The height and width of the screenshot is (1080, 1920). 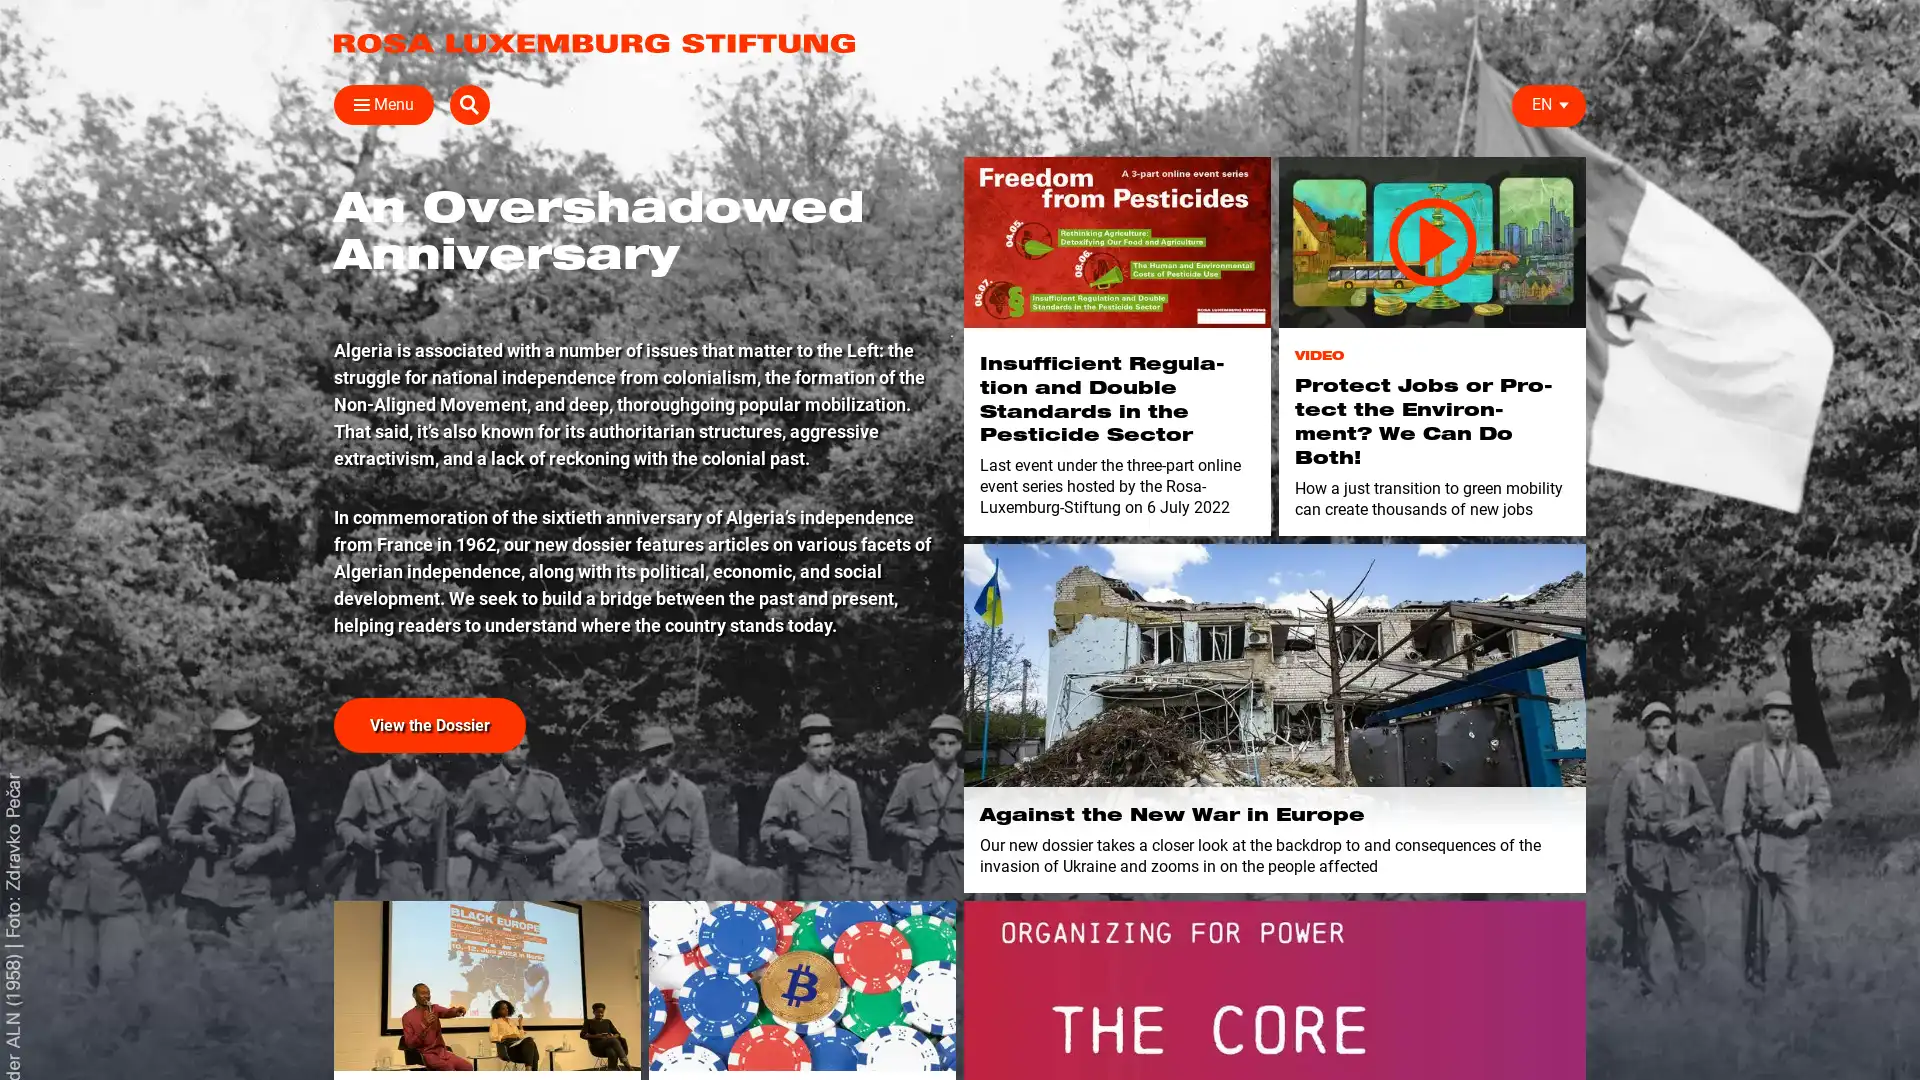 I want to click on Show more / less, so click(x=325, y=300).